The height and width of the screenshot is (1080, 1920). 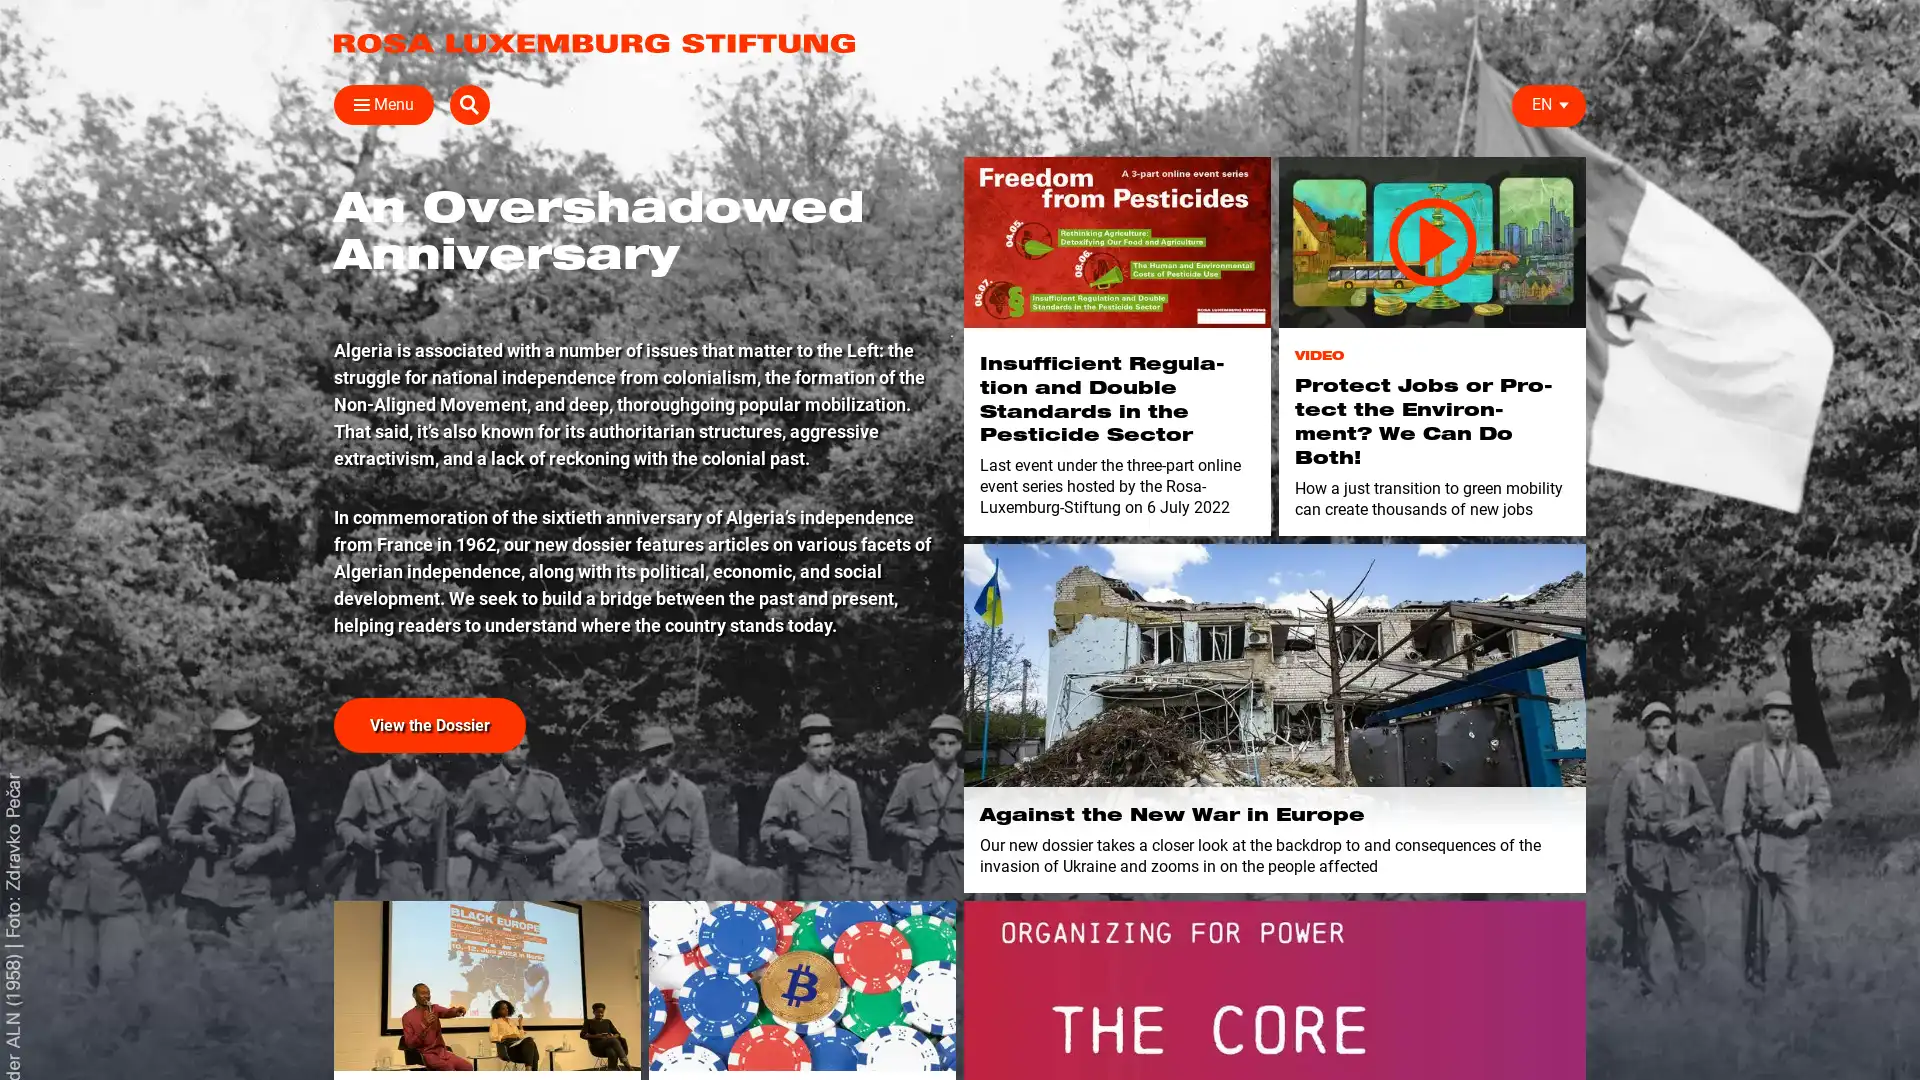 I want to click on Show more / less, so click(x=325, y=300).